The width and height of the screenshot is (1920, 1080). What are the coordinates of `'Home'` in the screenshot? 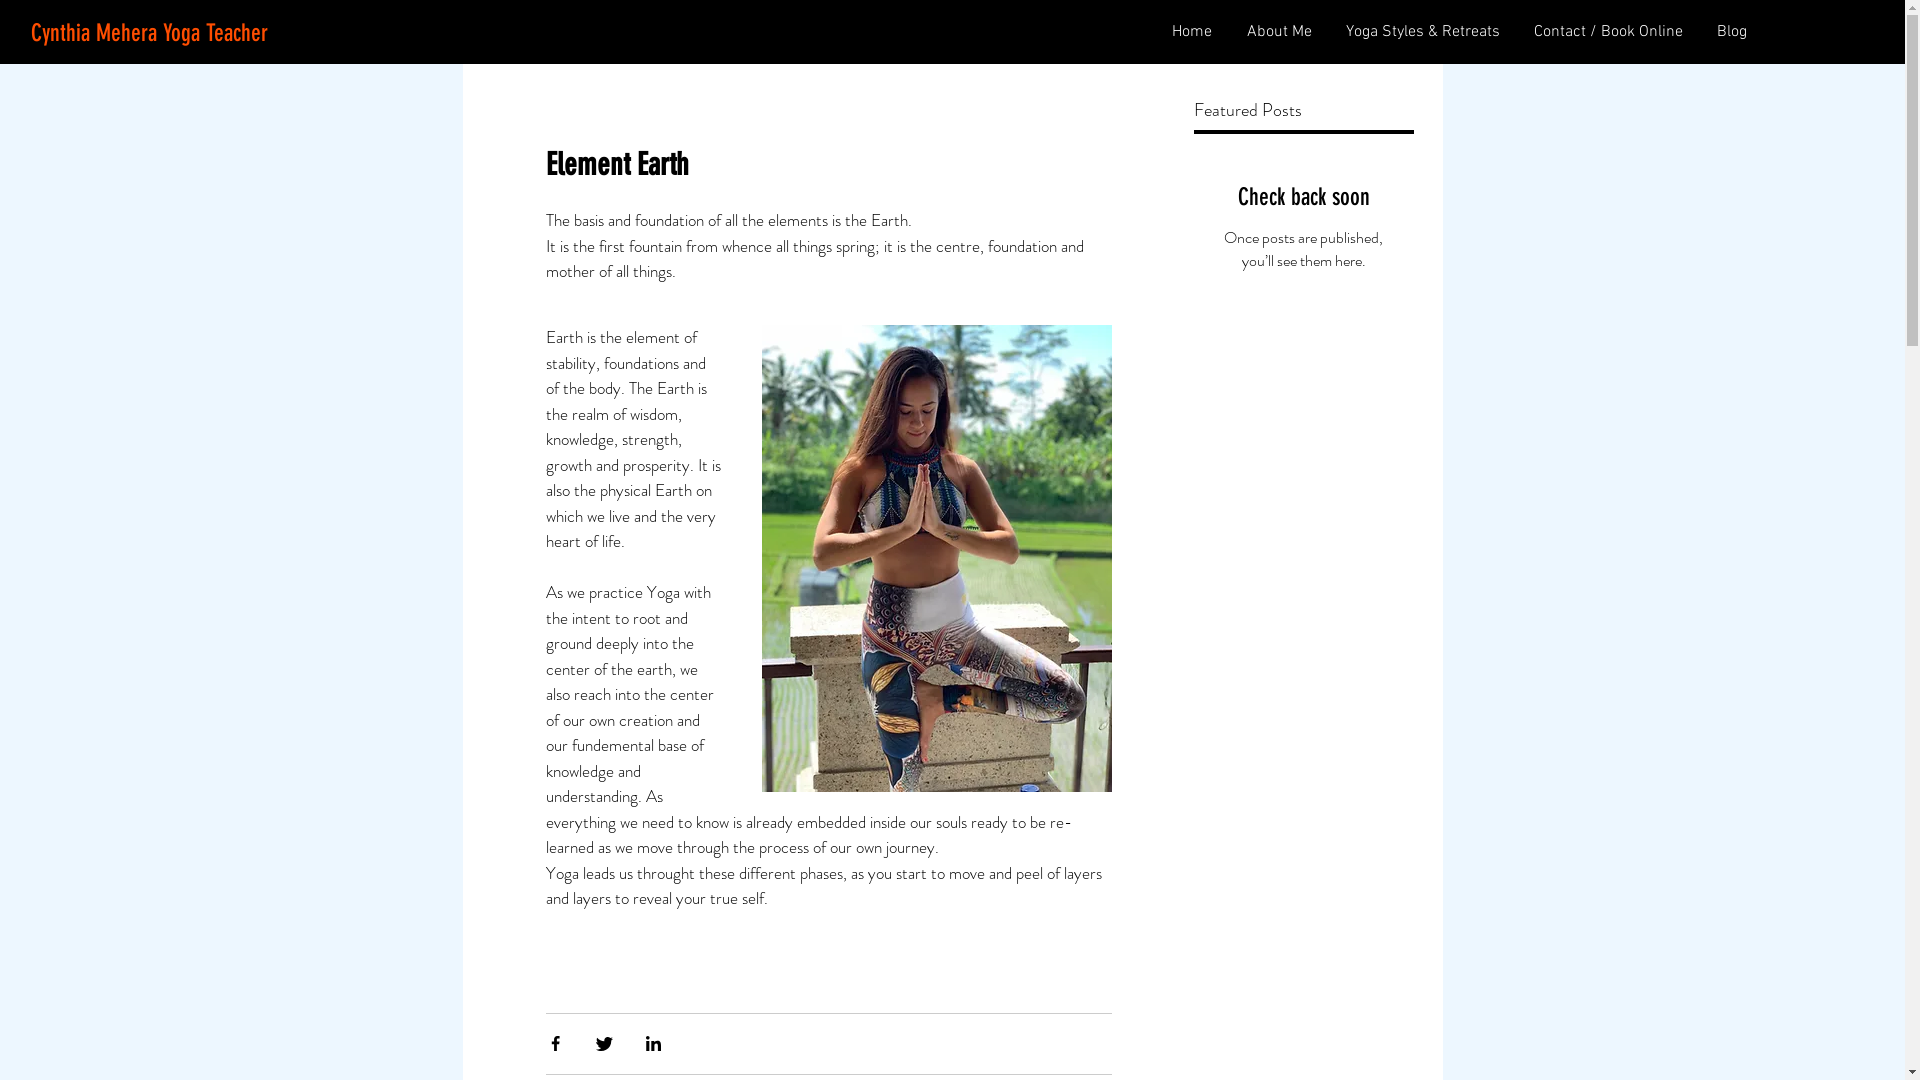 It's located at (1189, 32).